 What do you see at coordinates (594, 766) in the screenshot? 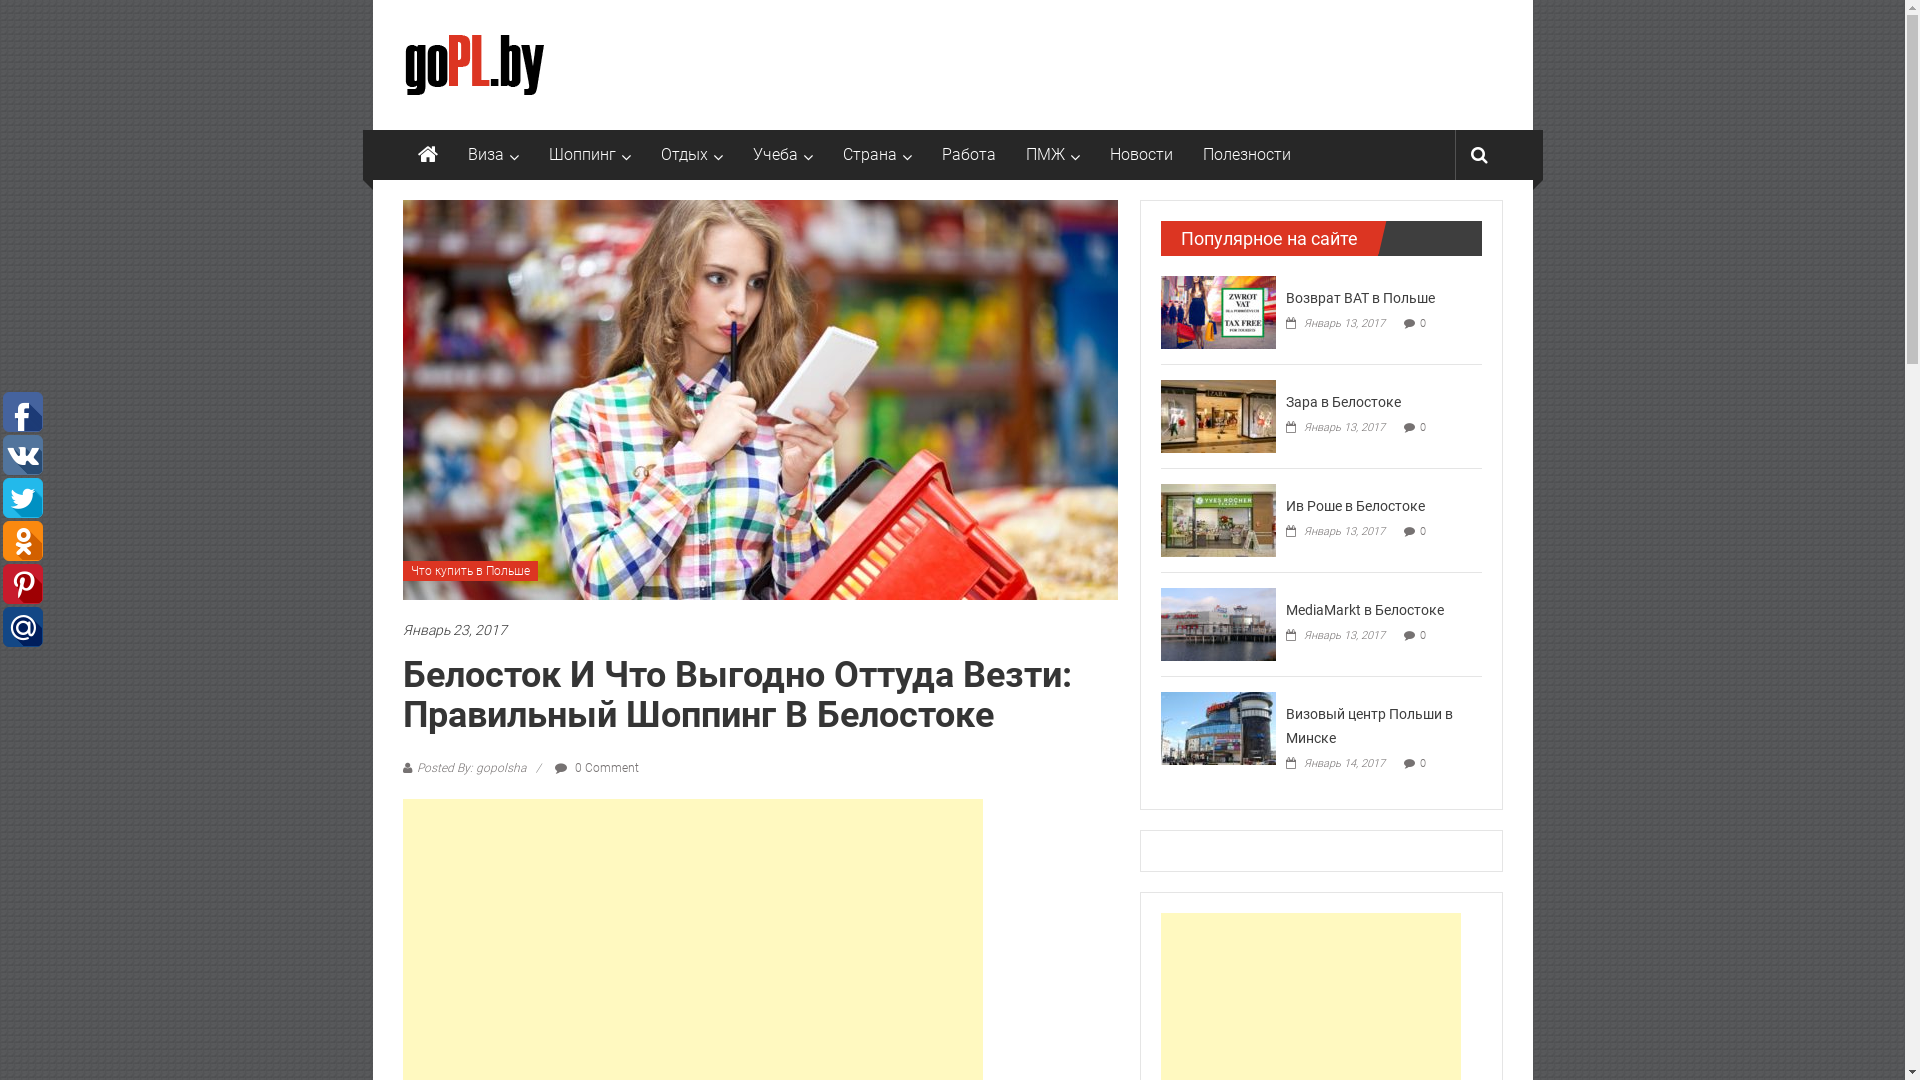
I see `'0 Comment'` at bounding box center [594, 766].